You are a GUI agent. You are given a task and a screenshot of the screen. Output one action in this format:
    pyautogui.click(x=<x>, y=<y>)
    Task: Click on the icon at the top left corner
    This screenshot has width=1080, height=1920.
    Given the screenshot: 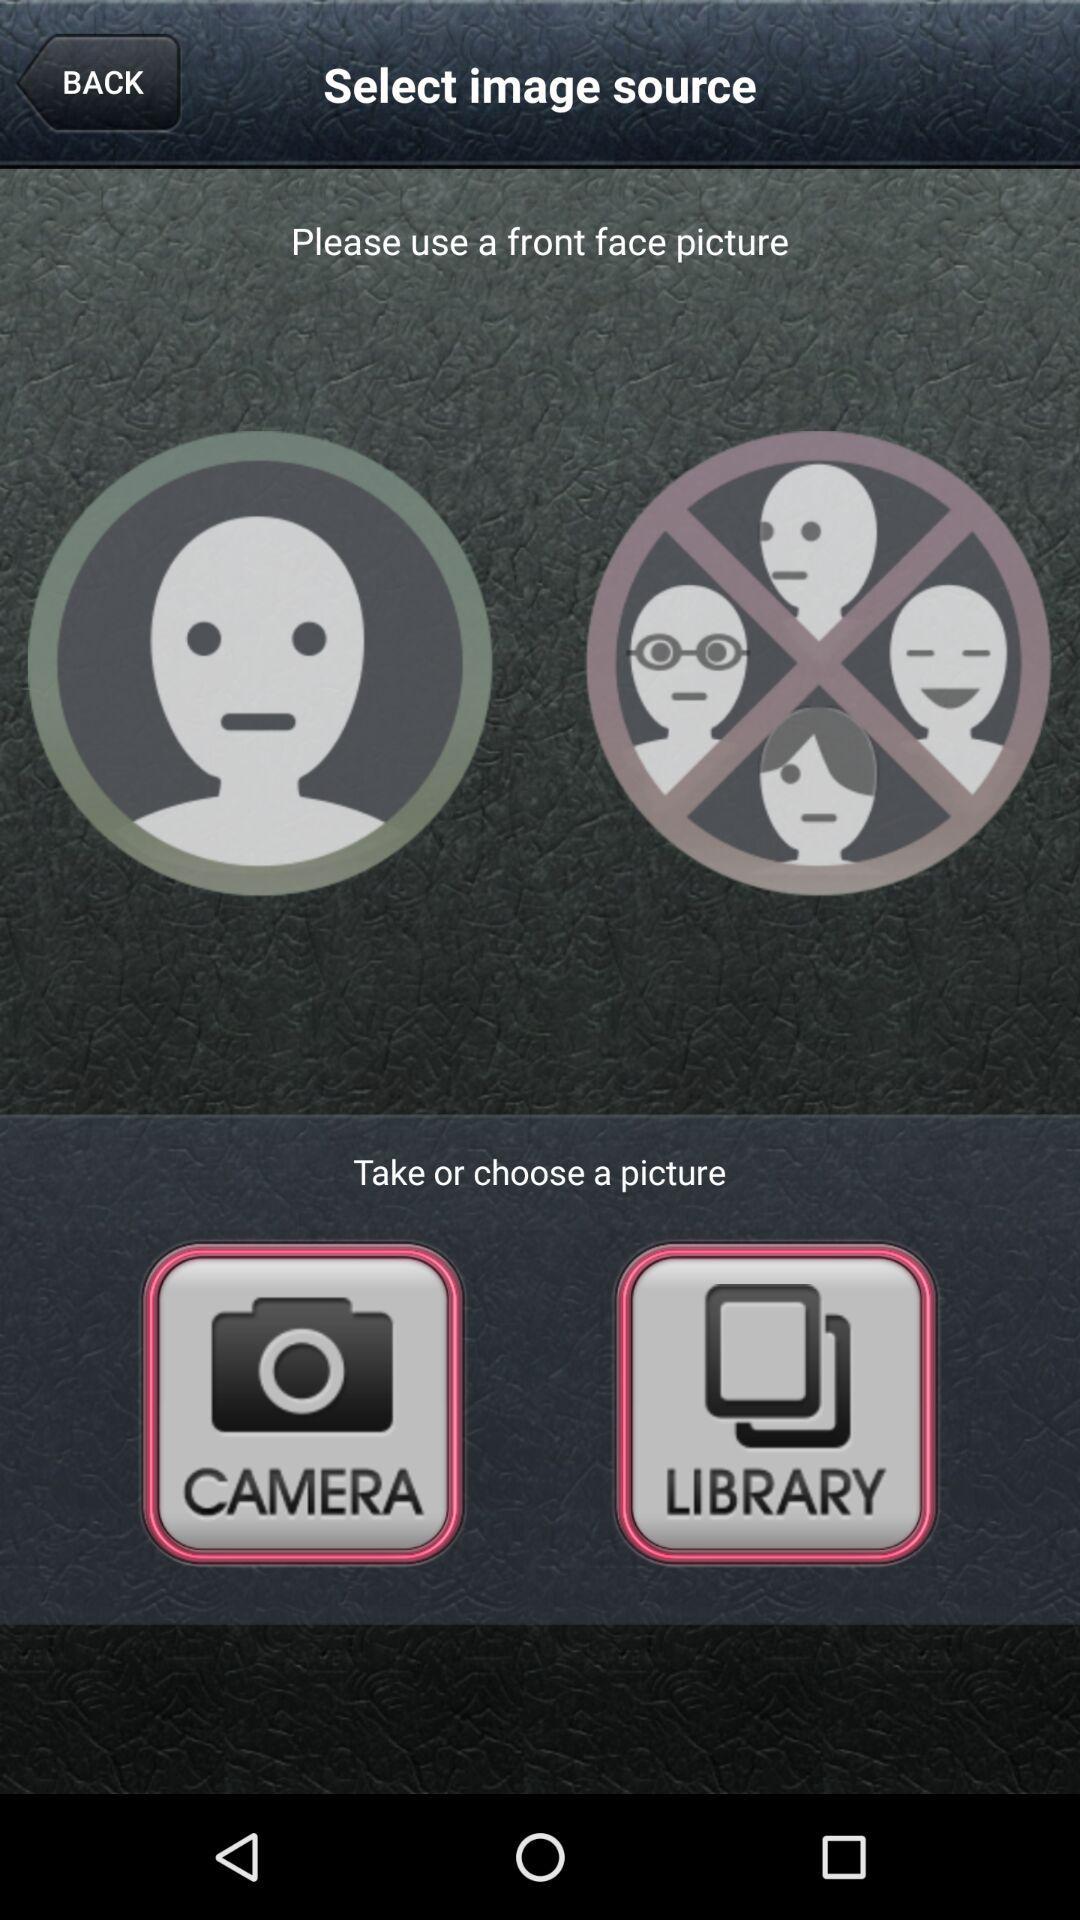 What is the action you would take?
    pyautogui.click(x=97, y=83)
    